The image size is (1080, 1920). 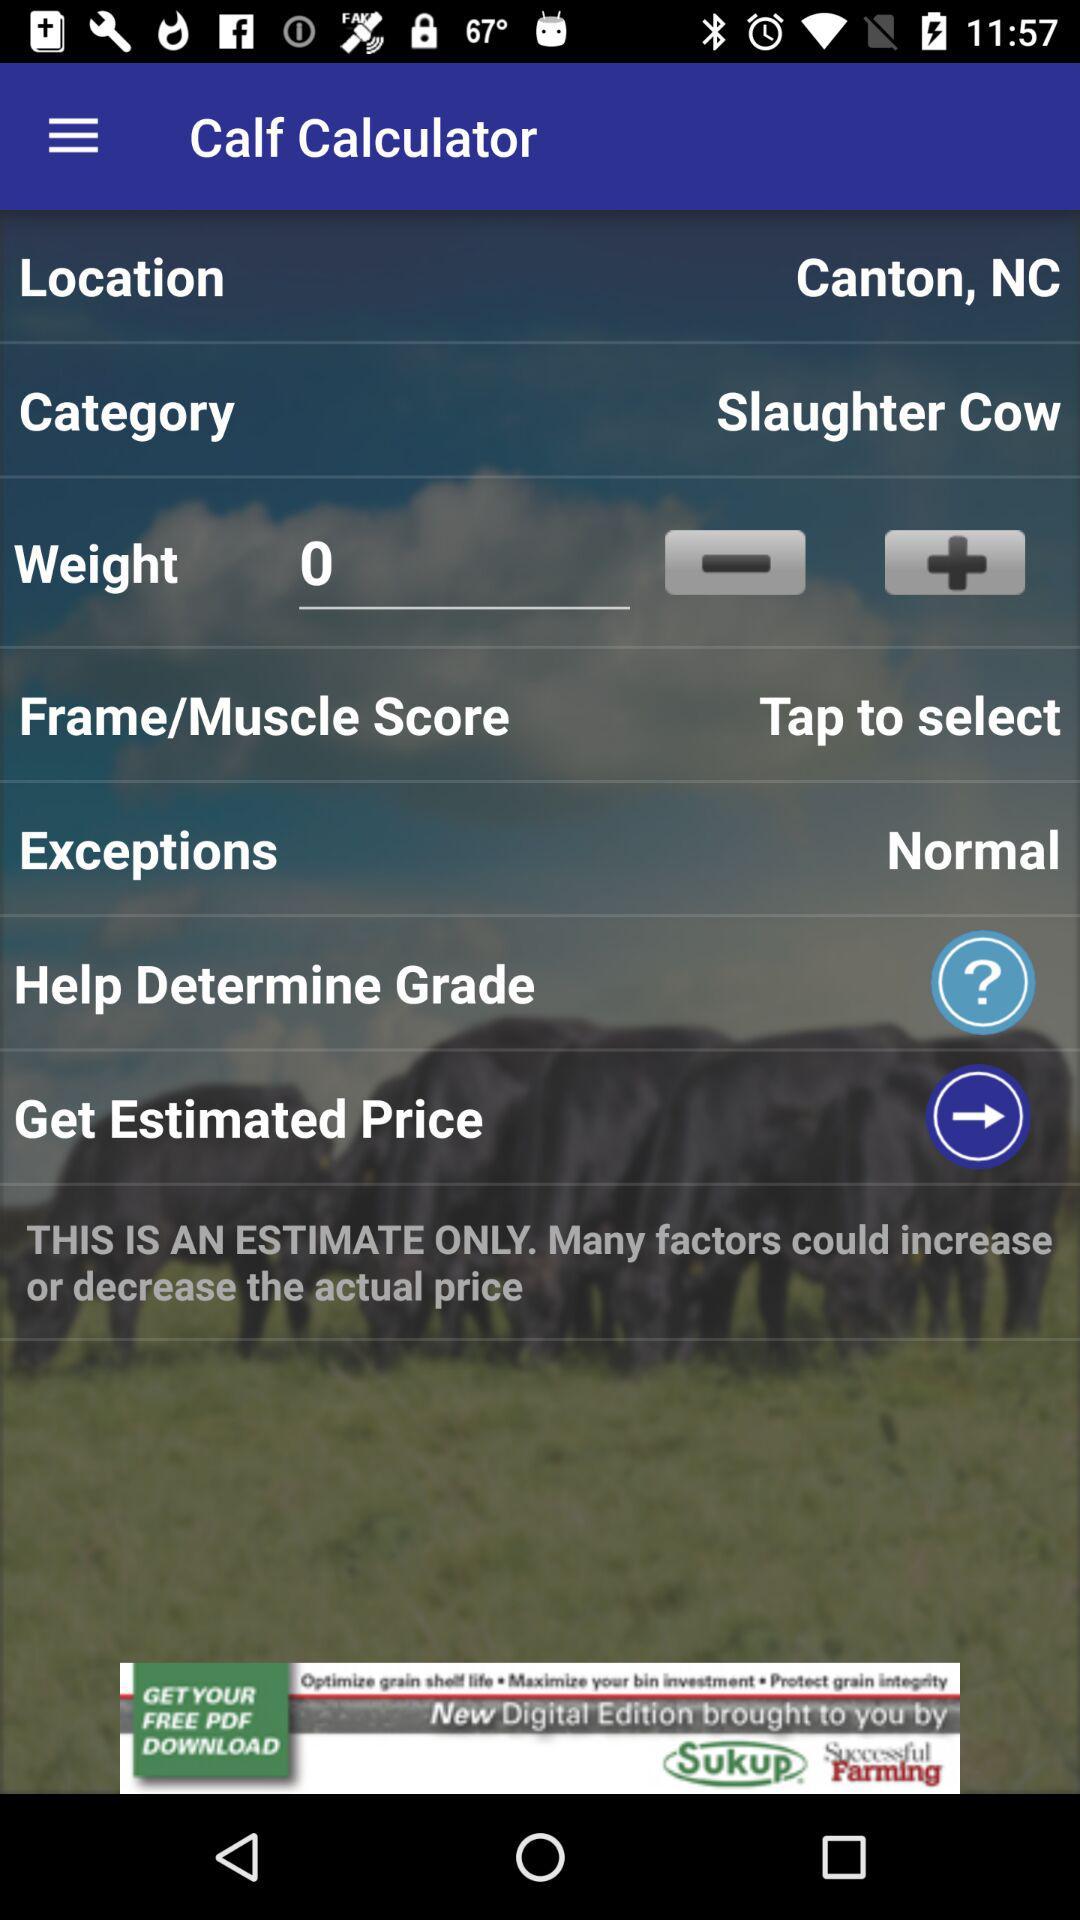 What do you see at coordinates (953, 561) in the screenshot?
I see `increase` at bounding box center [953, 561].